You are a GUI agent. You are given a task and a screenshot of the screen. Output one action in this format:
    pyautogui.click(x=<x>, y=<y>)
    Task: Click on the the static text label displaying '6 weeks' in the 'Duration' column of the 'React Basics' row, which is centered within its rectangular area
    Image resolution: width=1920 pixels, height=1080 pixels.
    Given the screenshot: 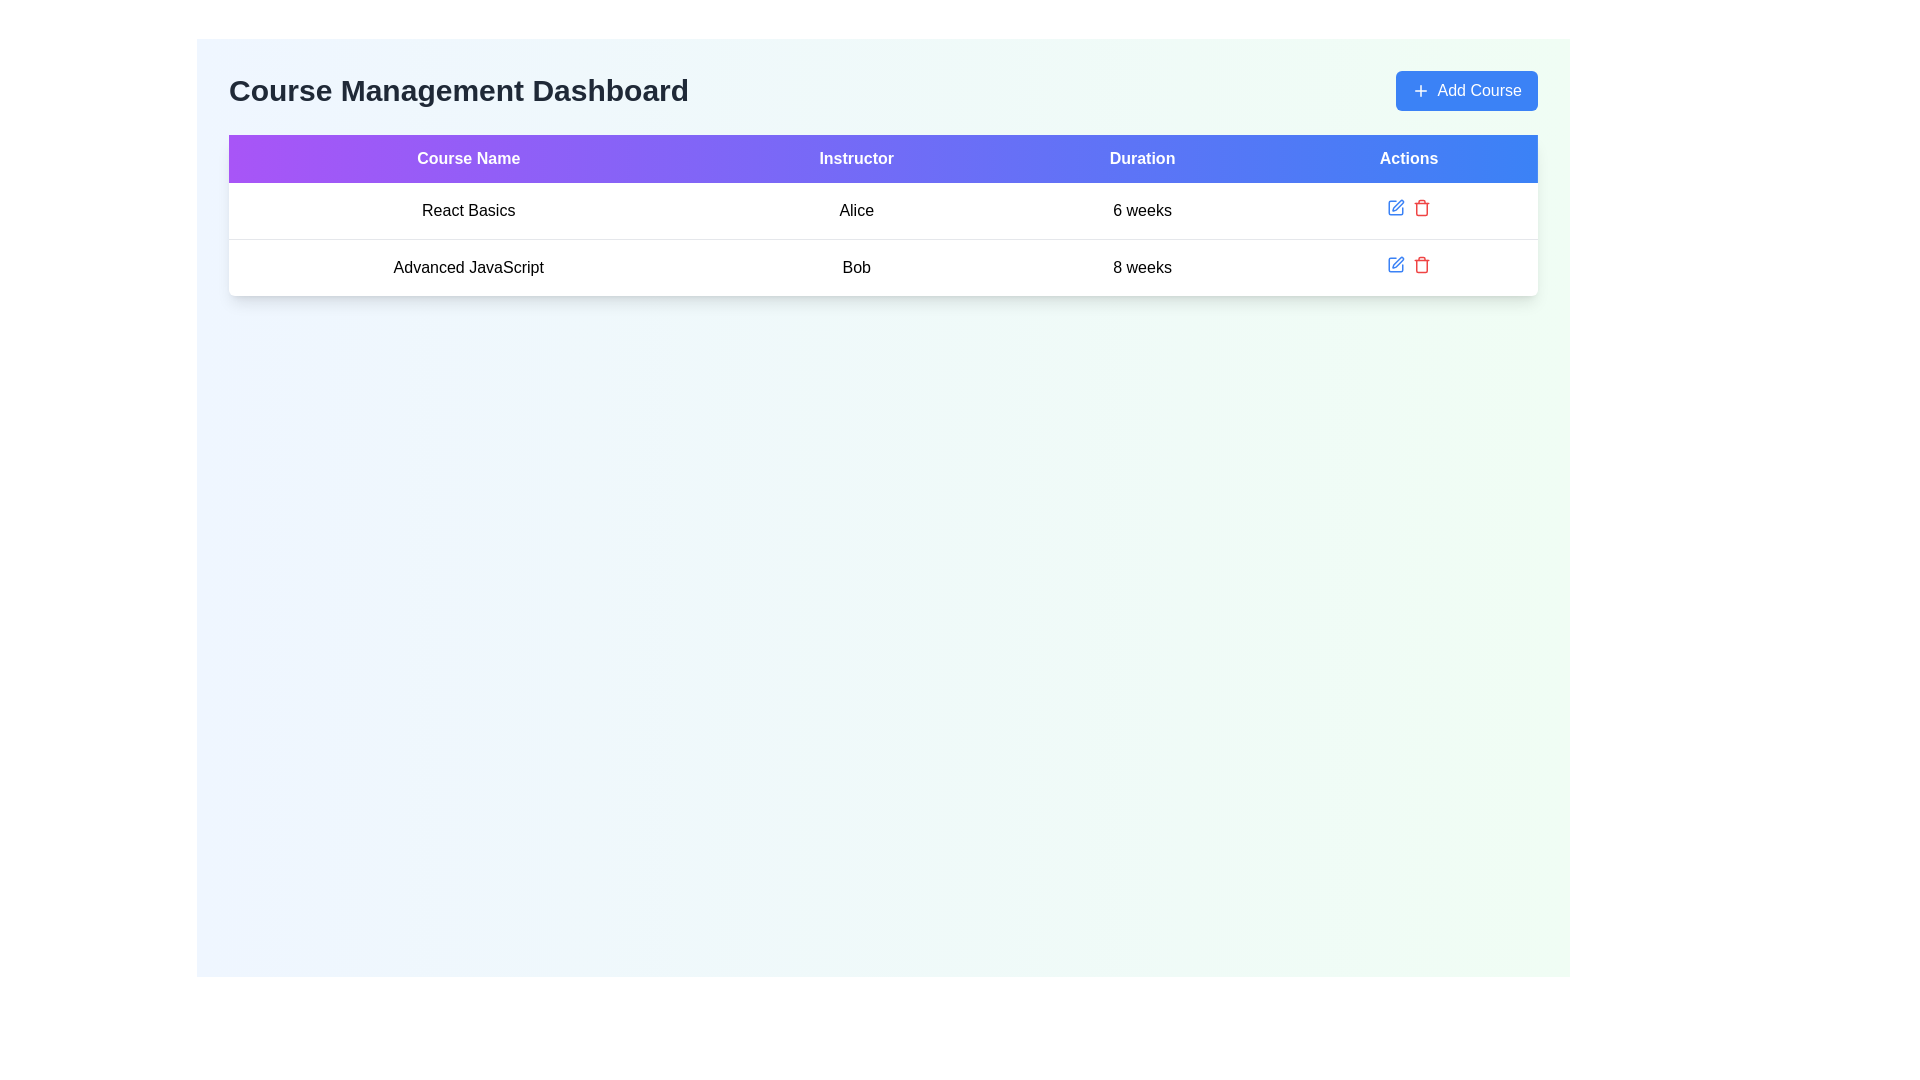 What is the action you would take?
    pyautogui.click(x=1142, y=211)
    